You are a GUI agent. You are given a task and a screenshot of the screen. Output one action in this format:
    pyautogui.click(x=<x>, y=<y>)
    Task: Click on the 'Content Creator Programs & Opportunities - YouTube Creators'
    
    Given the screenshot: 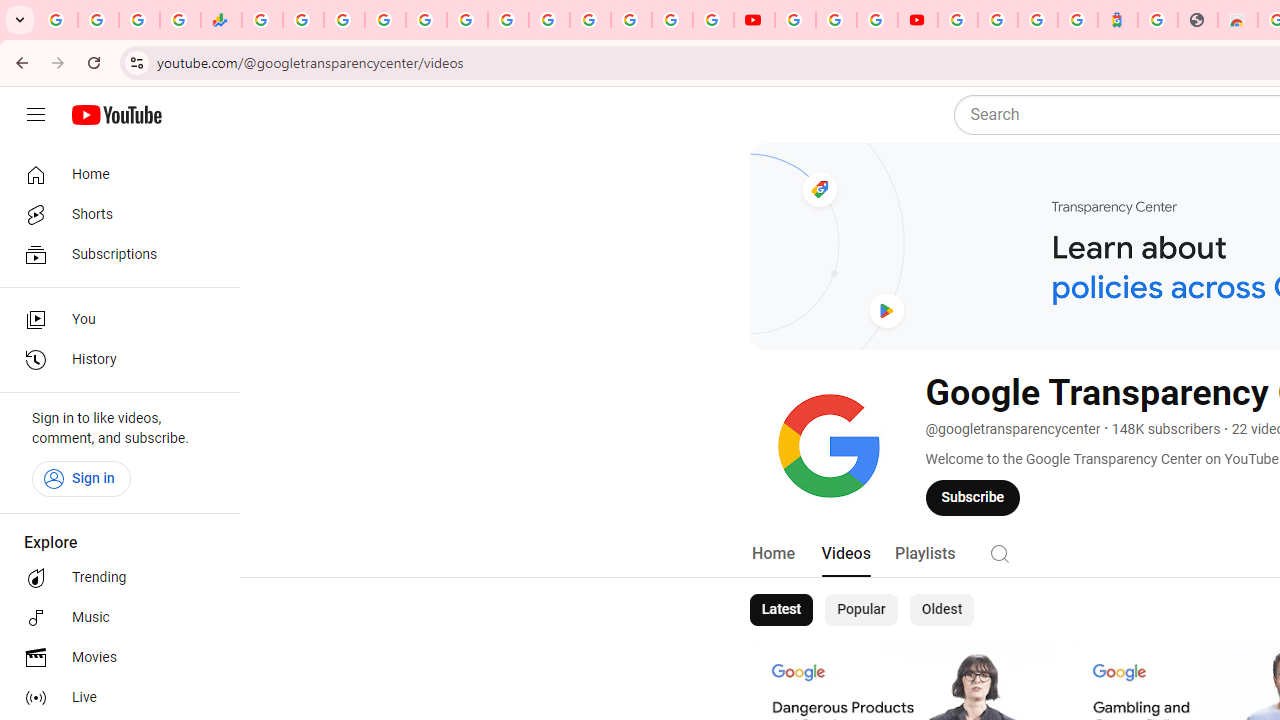 What is the action you would take?
    pyautogui.click(x=917, y=20)
    